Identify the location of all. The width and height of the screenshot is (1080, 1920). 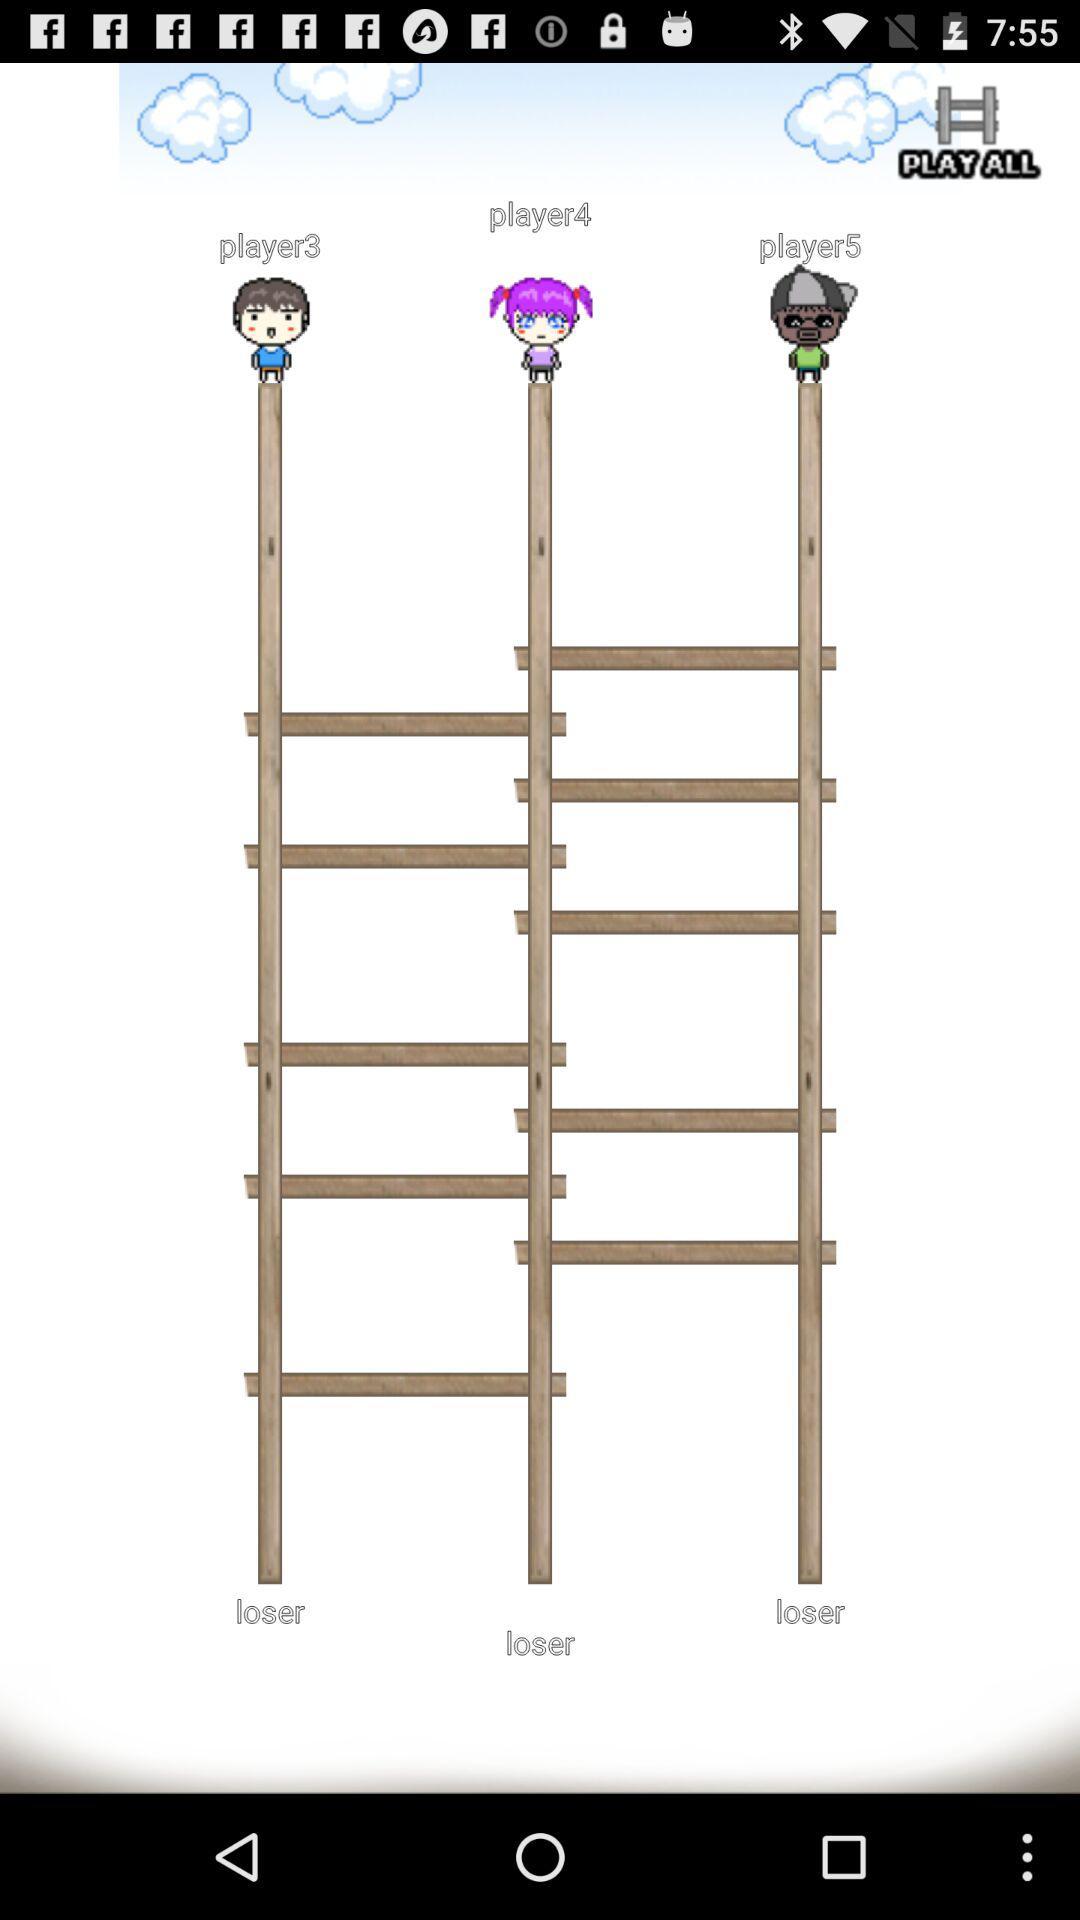
(964, 135).